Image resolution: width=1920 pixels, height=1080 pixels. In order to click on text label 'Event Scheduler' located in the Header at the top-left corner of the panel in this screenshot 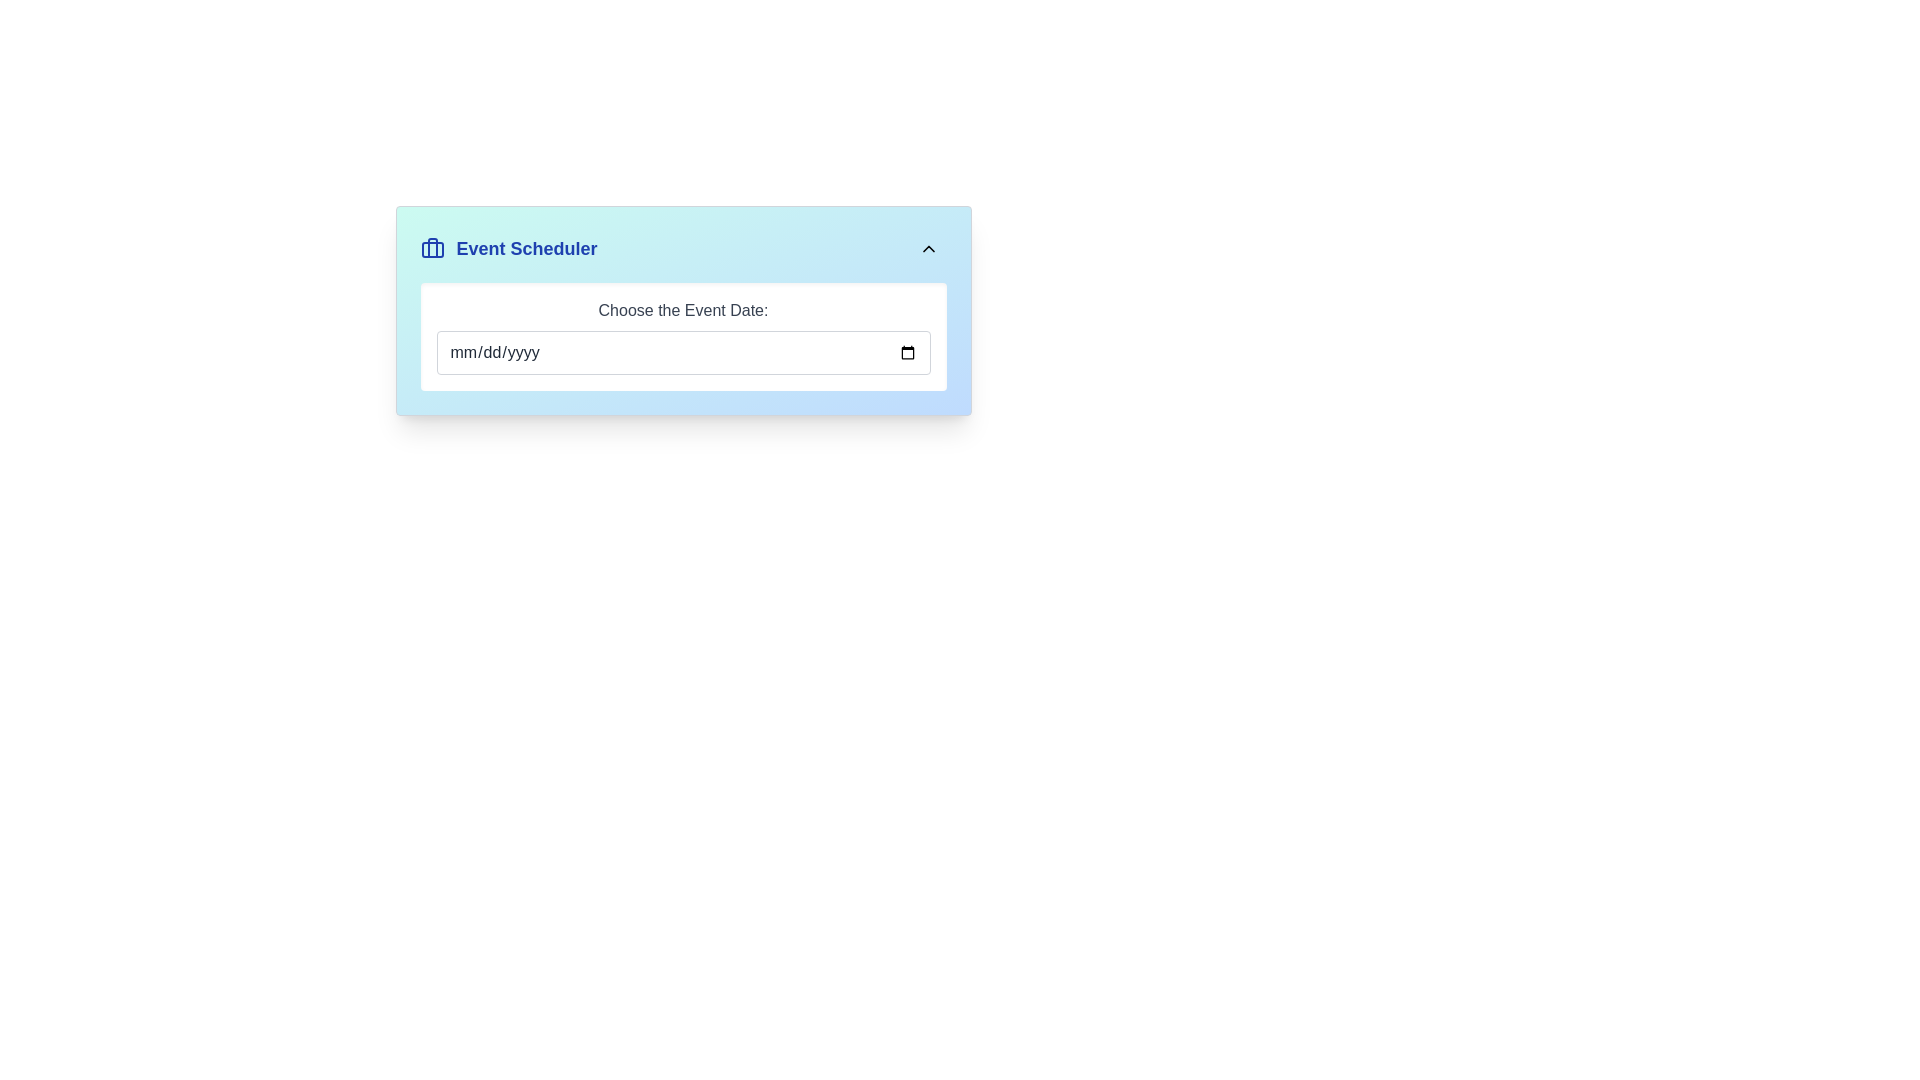, I will do `click(508, 248)`.